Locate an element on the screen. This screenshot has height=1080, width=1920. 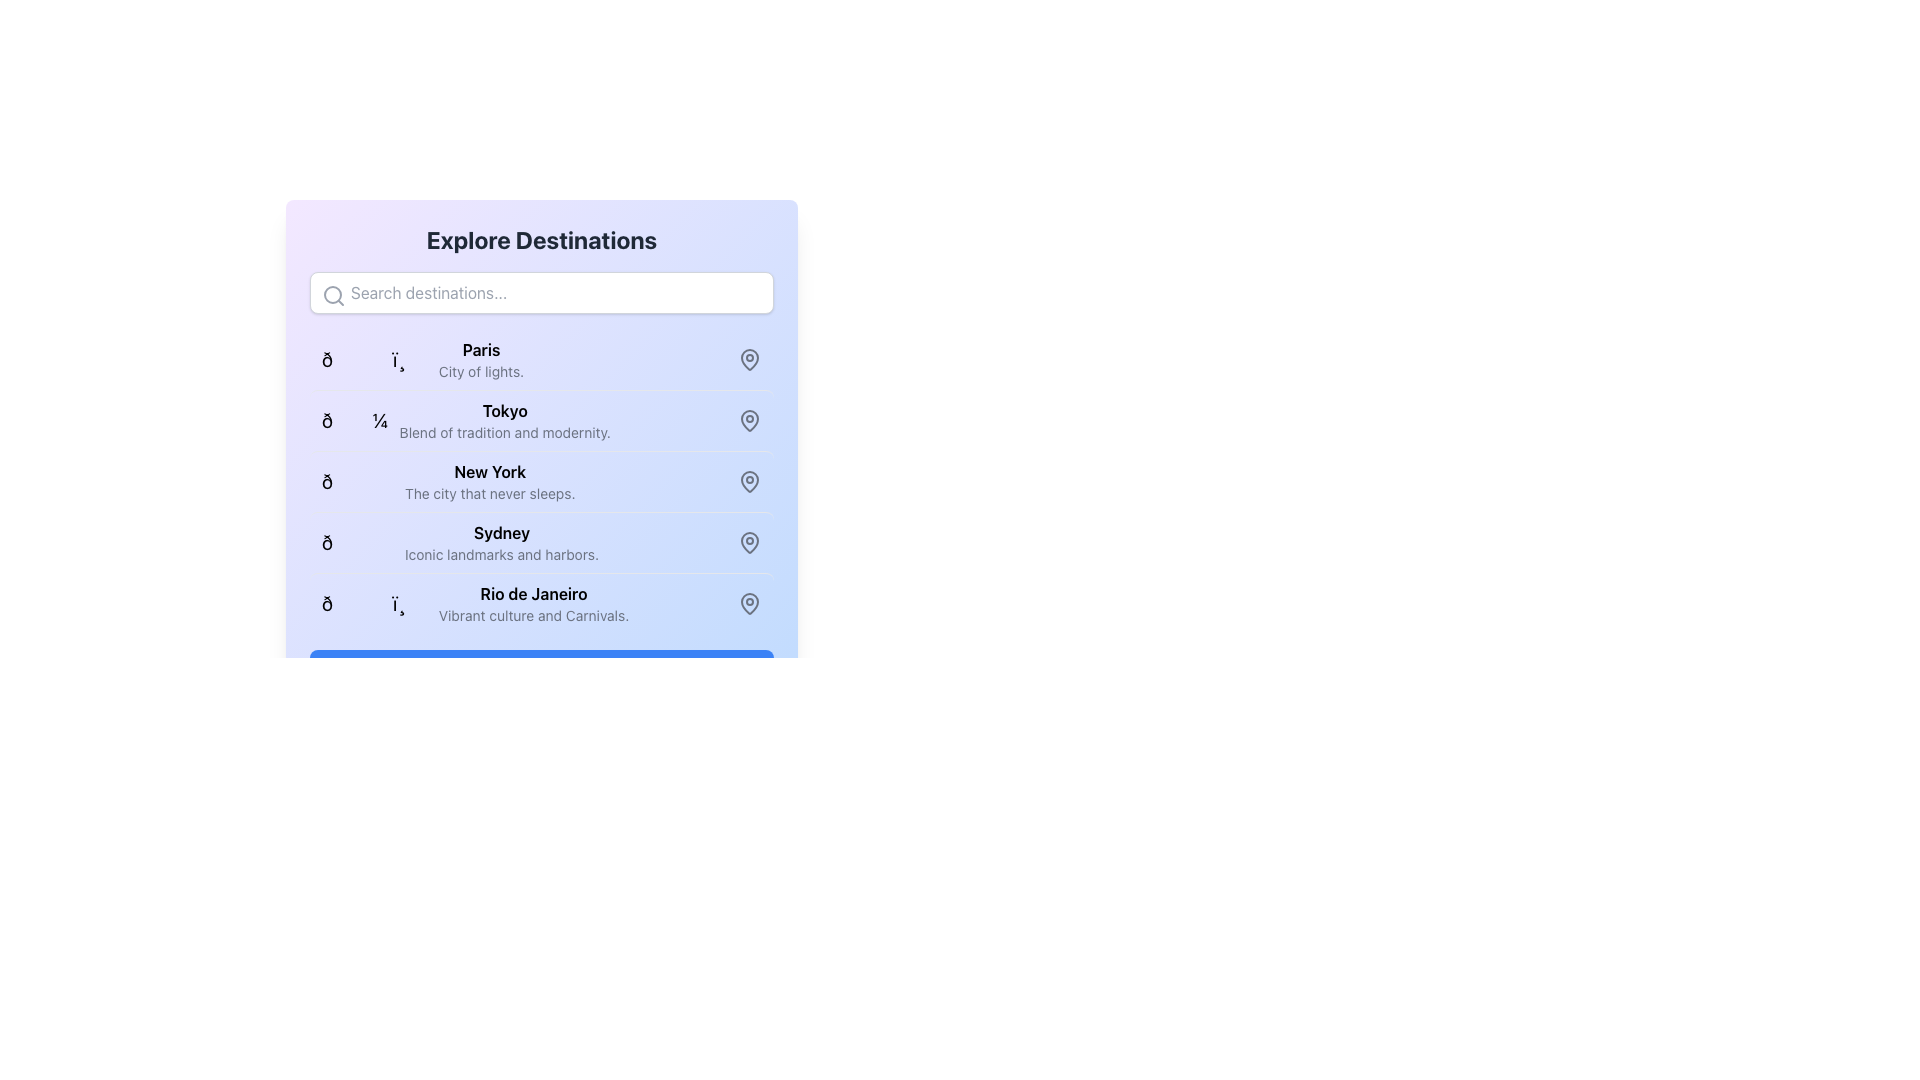
the text label that displays 'The city that never sleeps.' positioned below 'New York' as part of the 'Explore Destinations' section is located at coordinates (490, 493).